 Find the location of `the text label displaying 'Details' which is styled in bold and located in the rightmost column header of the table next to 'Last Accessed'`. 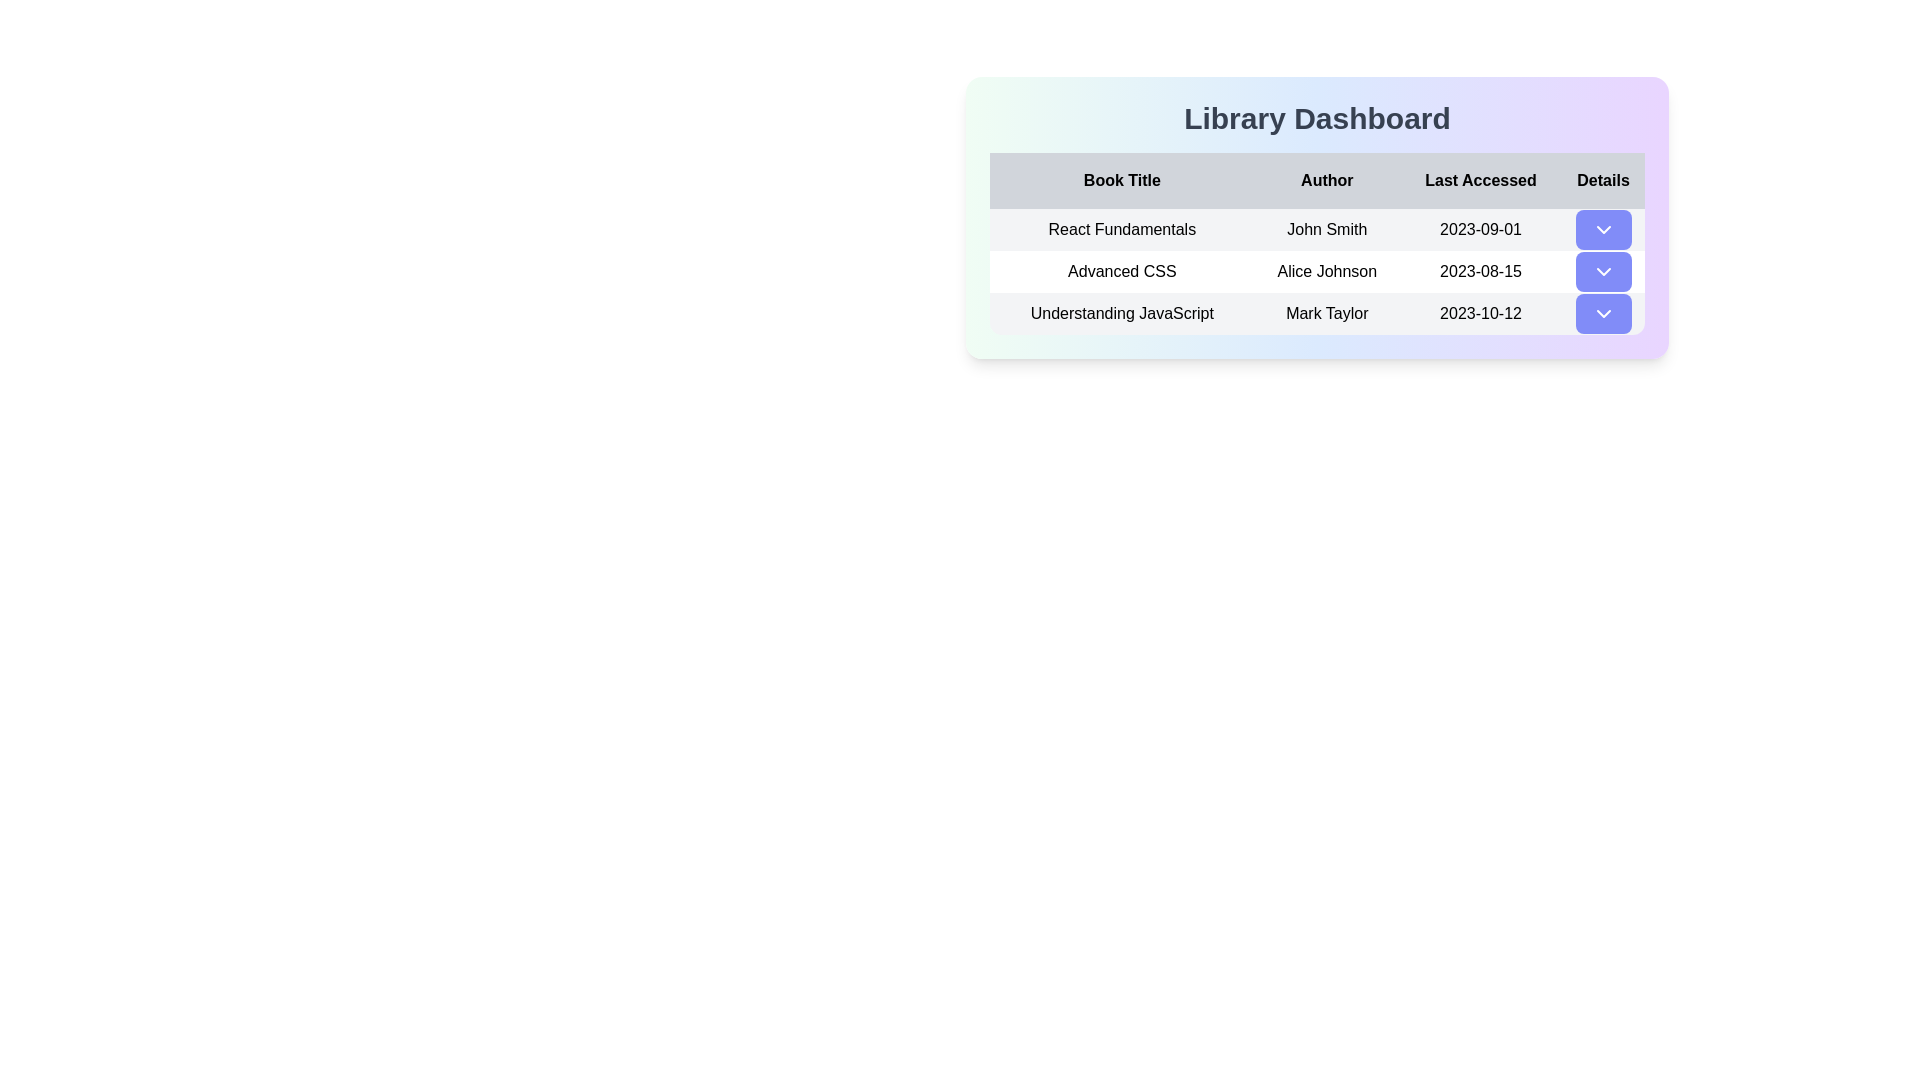

the text label displaying 'Details' which is styled in bold and located in the rightmost column header of the table next to 'Last Accessed' is located at coordinates (1603, 181).